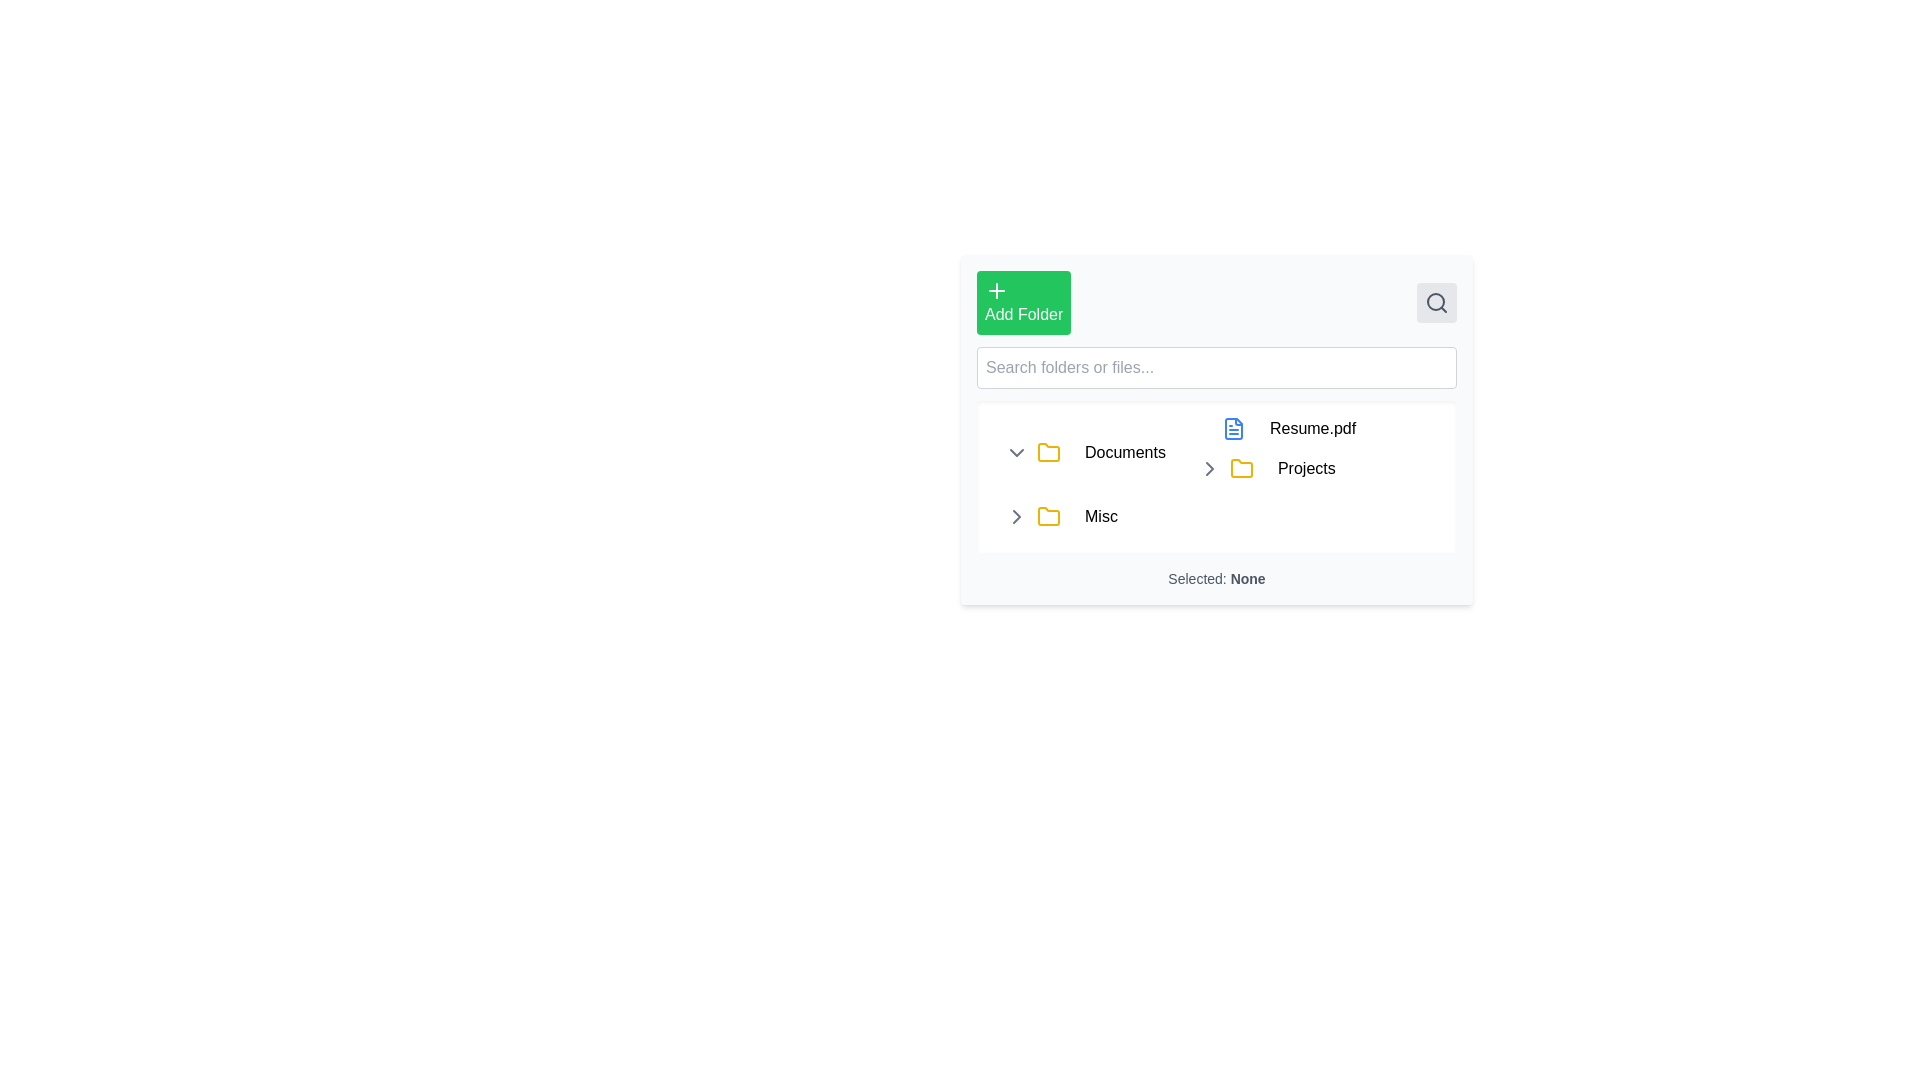  Describe the element at coordinates (1048, 452) in the screenshot. I see `the 'Documents' folder icon` at that location.